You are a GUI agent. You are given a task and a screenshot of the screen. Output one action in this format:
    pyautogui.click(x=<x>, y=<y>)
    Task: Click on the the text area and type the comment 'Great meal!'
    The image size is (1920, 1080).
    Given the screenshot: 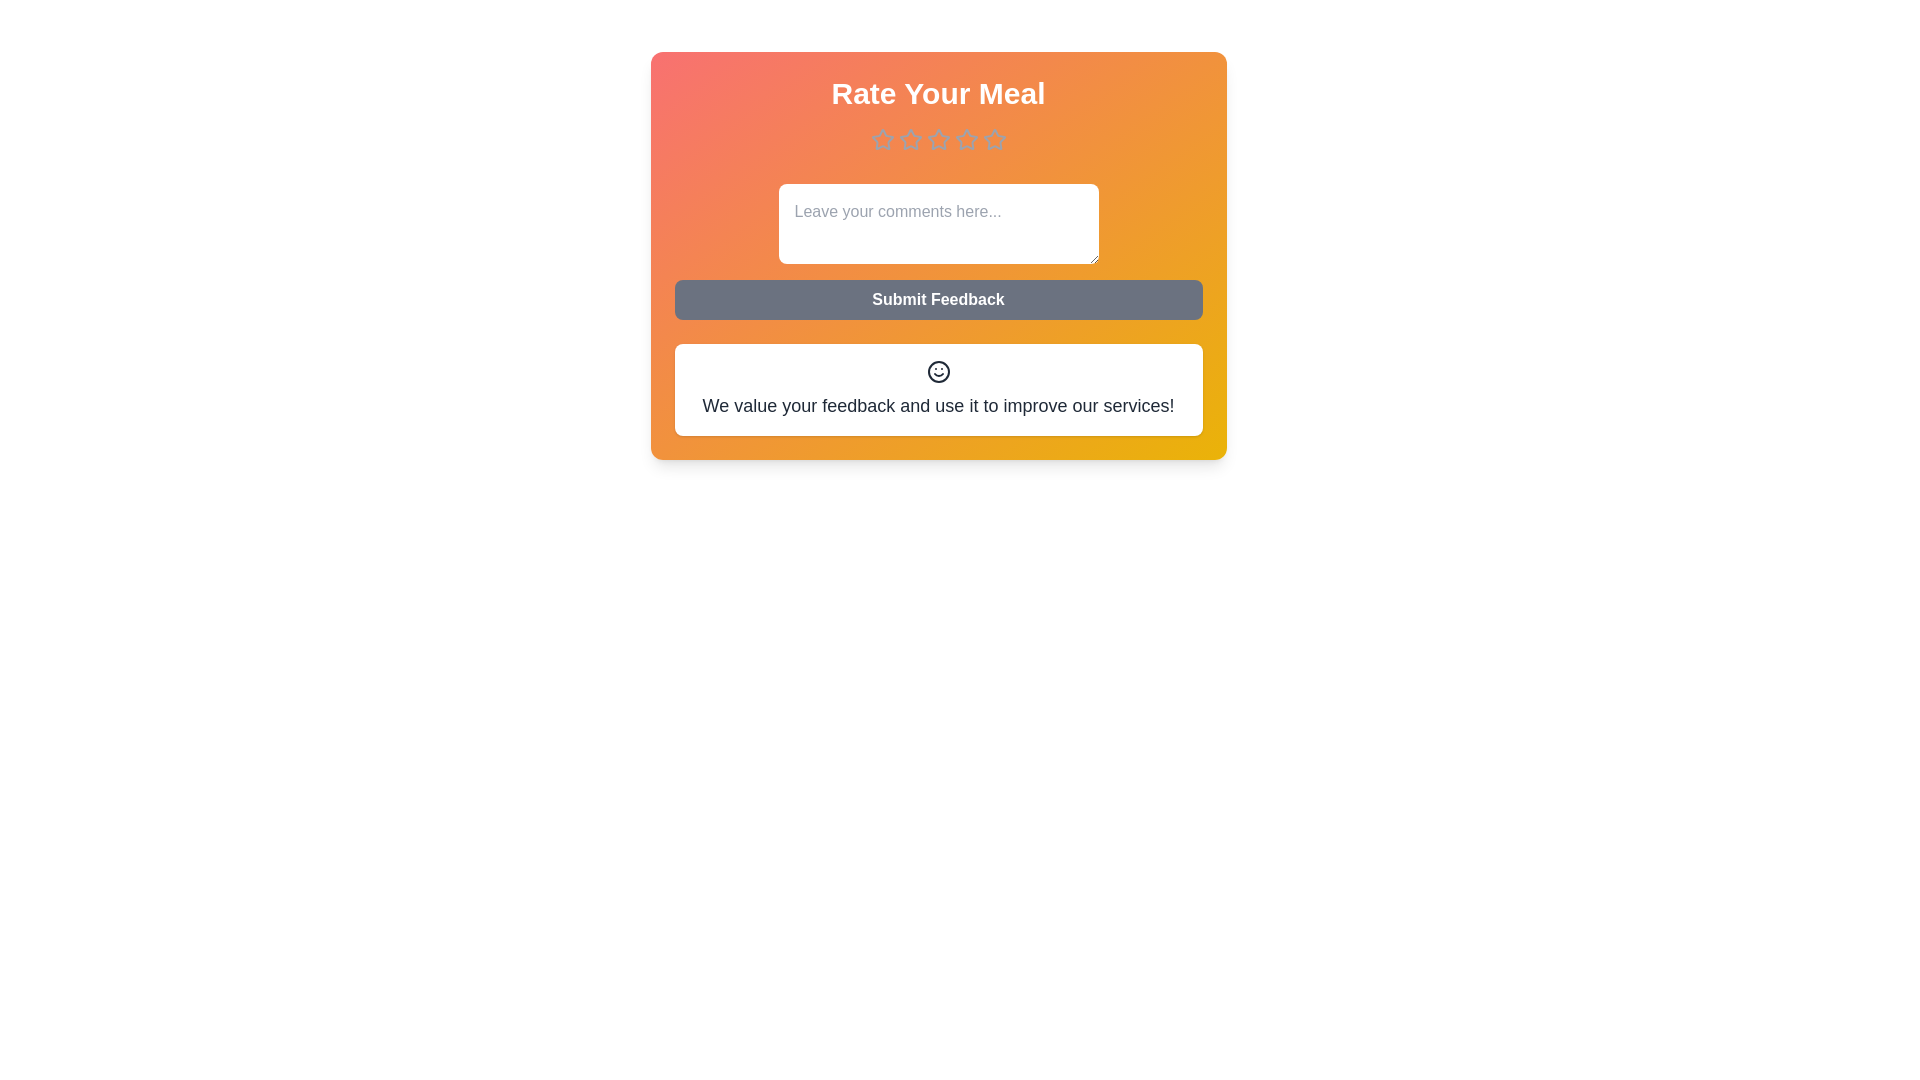 What is the action you would take?
    pyautogui.click(x=937, y=223)
    